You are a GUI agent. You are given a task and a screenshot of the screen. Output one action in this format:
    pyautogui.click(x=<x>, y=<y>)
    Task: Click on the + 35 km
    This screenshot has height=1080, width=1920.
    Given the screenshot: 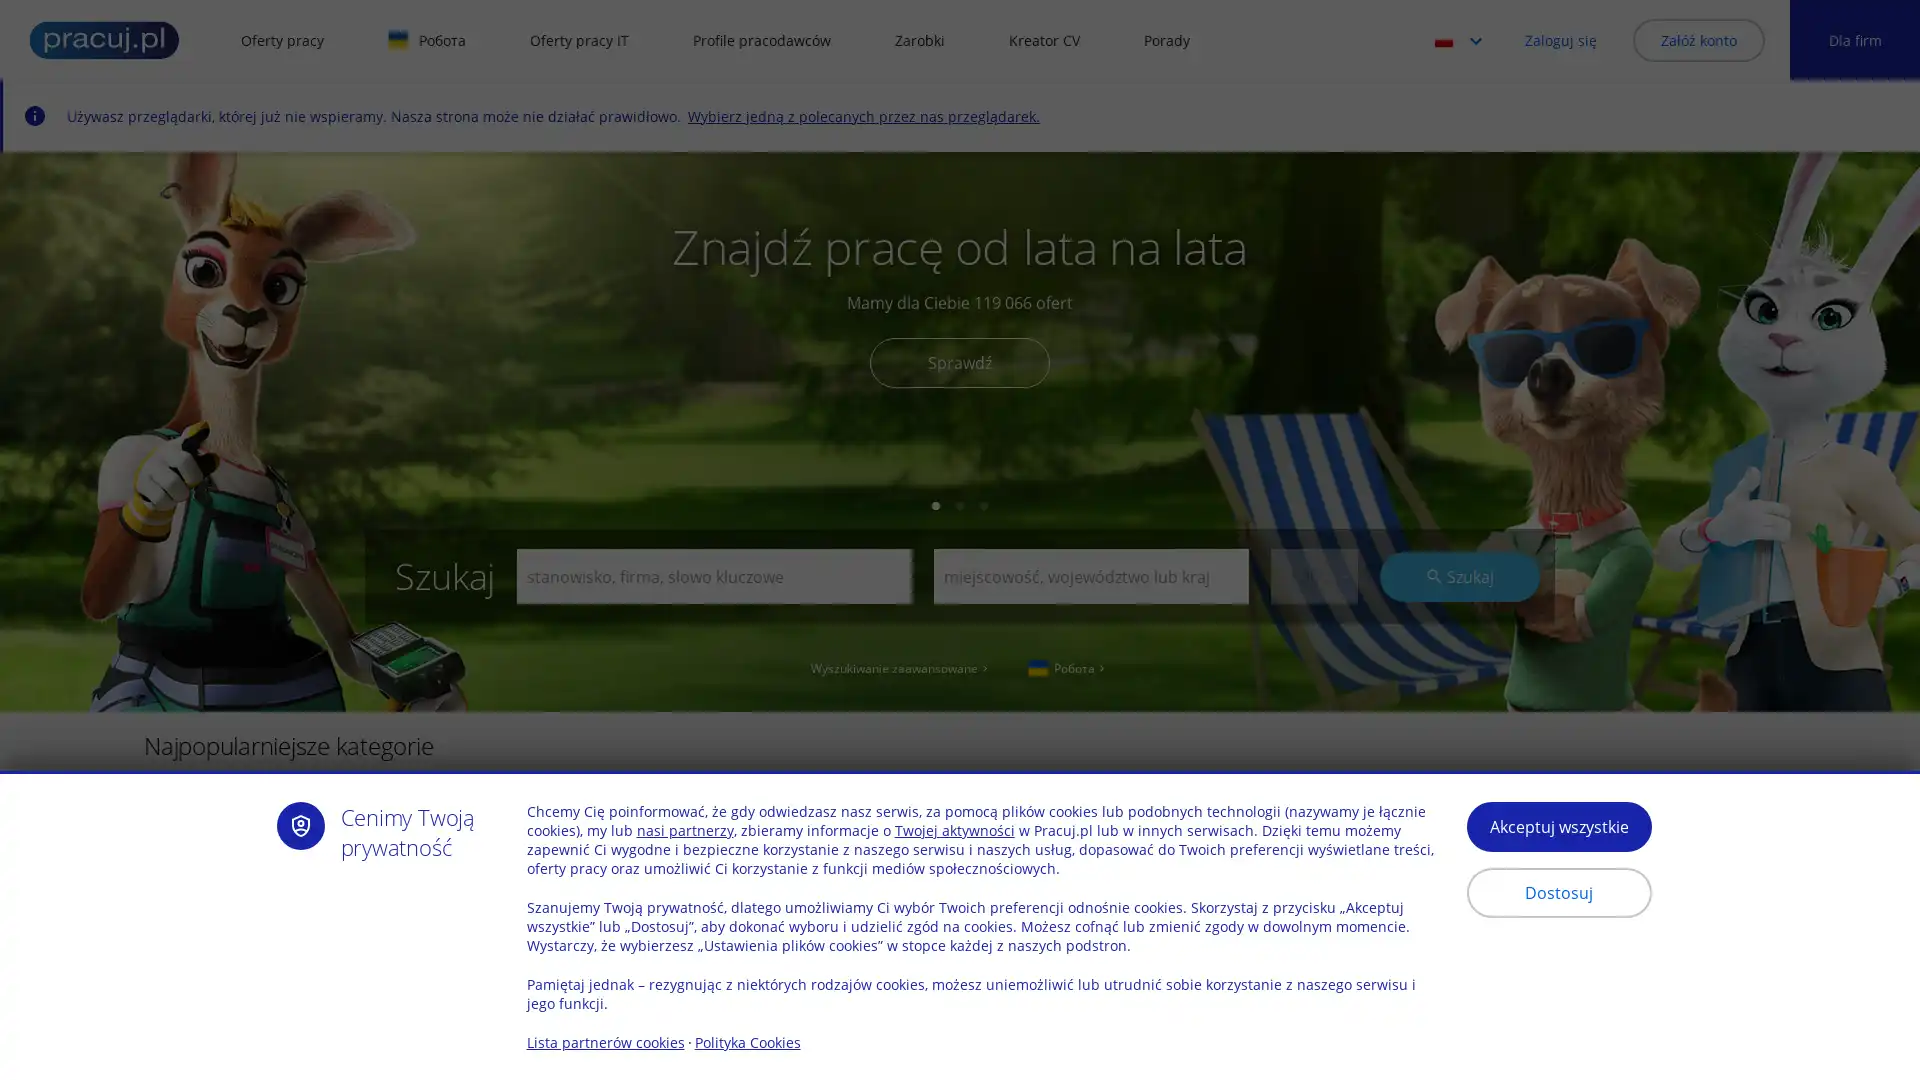 What is the action you would take?
    pyautogui.click(x=1313, y=829)
    